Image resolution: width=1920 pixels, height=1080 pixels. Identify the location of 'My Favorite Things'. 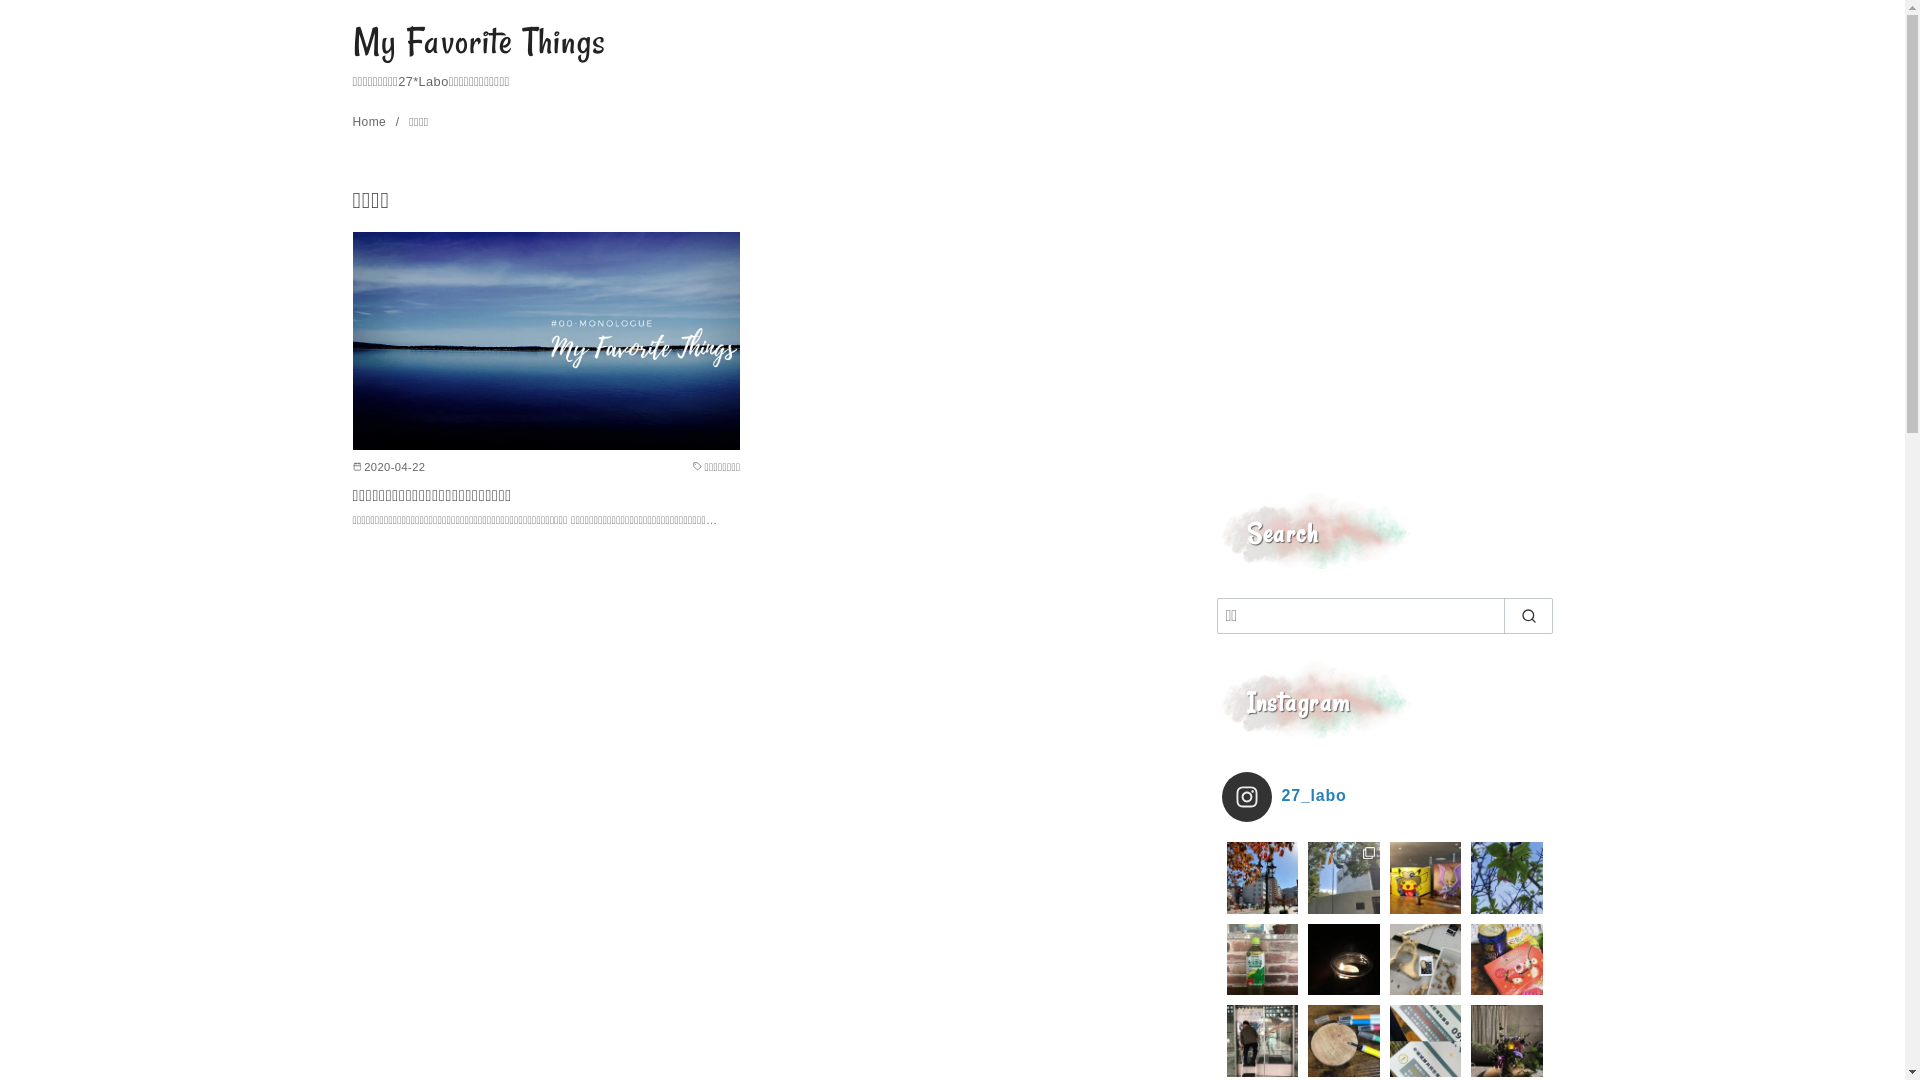
(478, 41).